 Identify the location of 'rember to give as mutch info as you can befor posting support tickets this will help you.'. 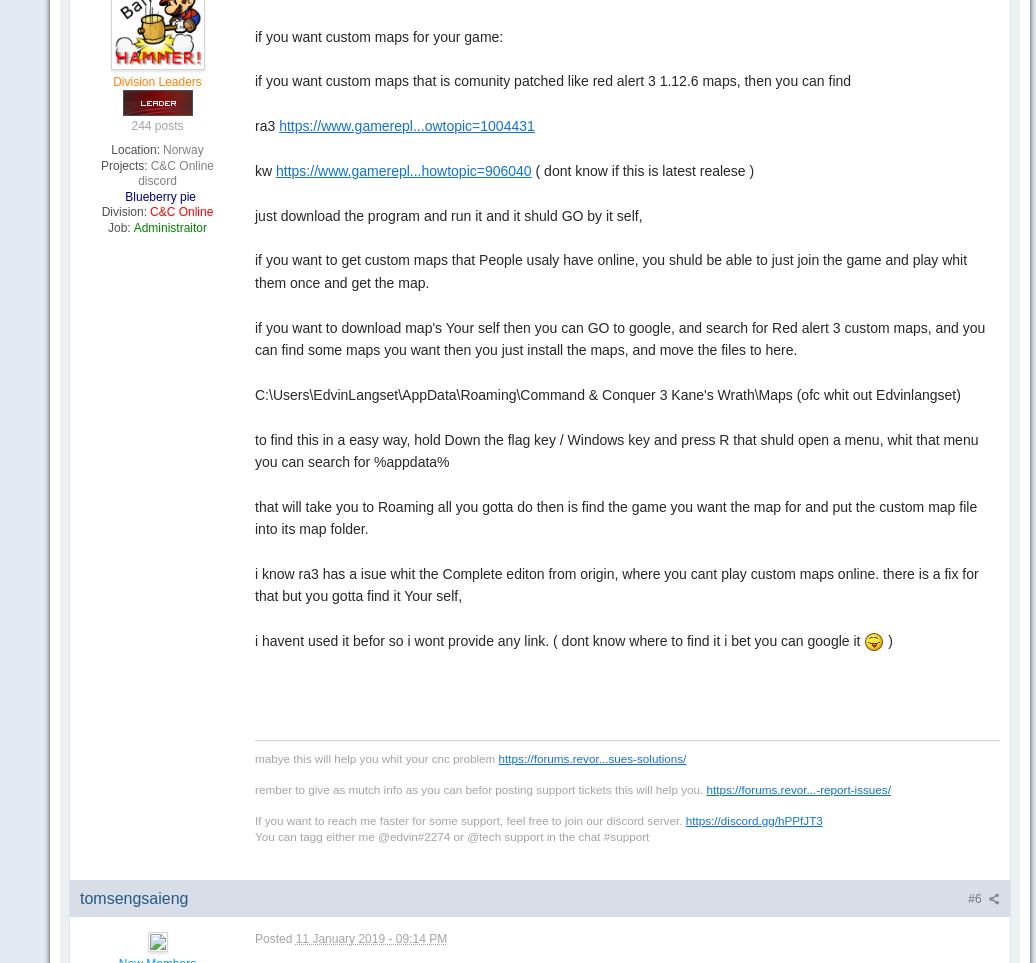
(480, 787).